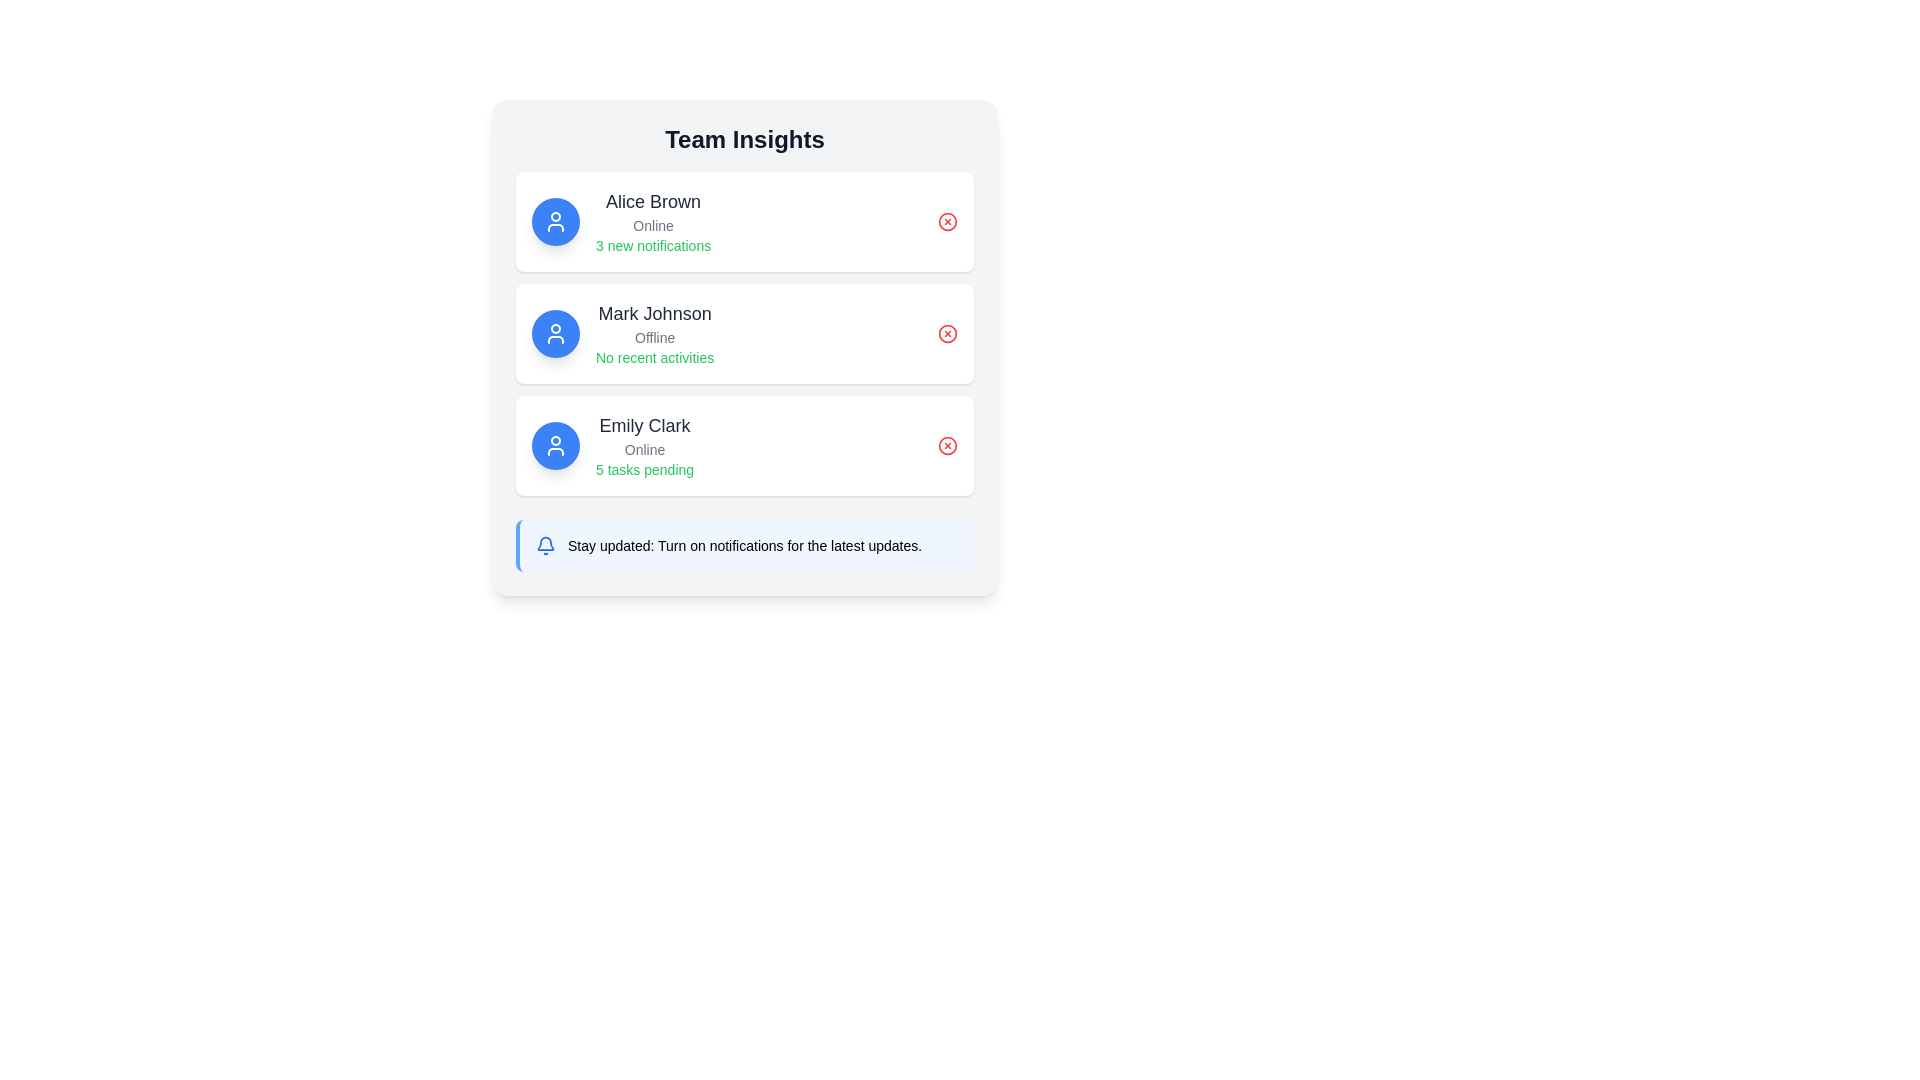  I want to click on the informational note located at the bottom of the main display card, which encourages users to activate notifications for updates, so click(743, 546).